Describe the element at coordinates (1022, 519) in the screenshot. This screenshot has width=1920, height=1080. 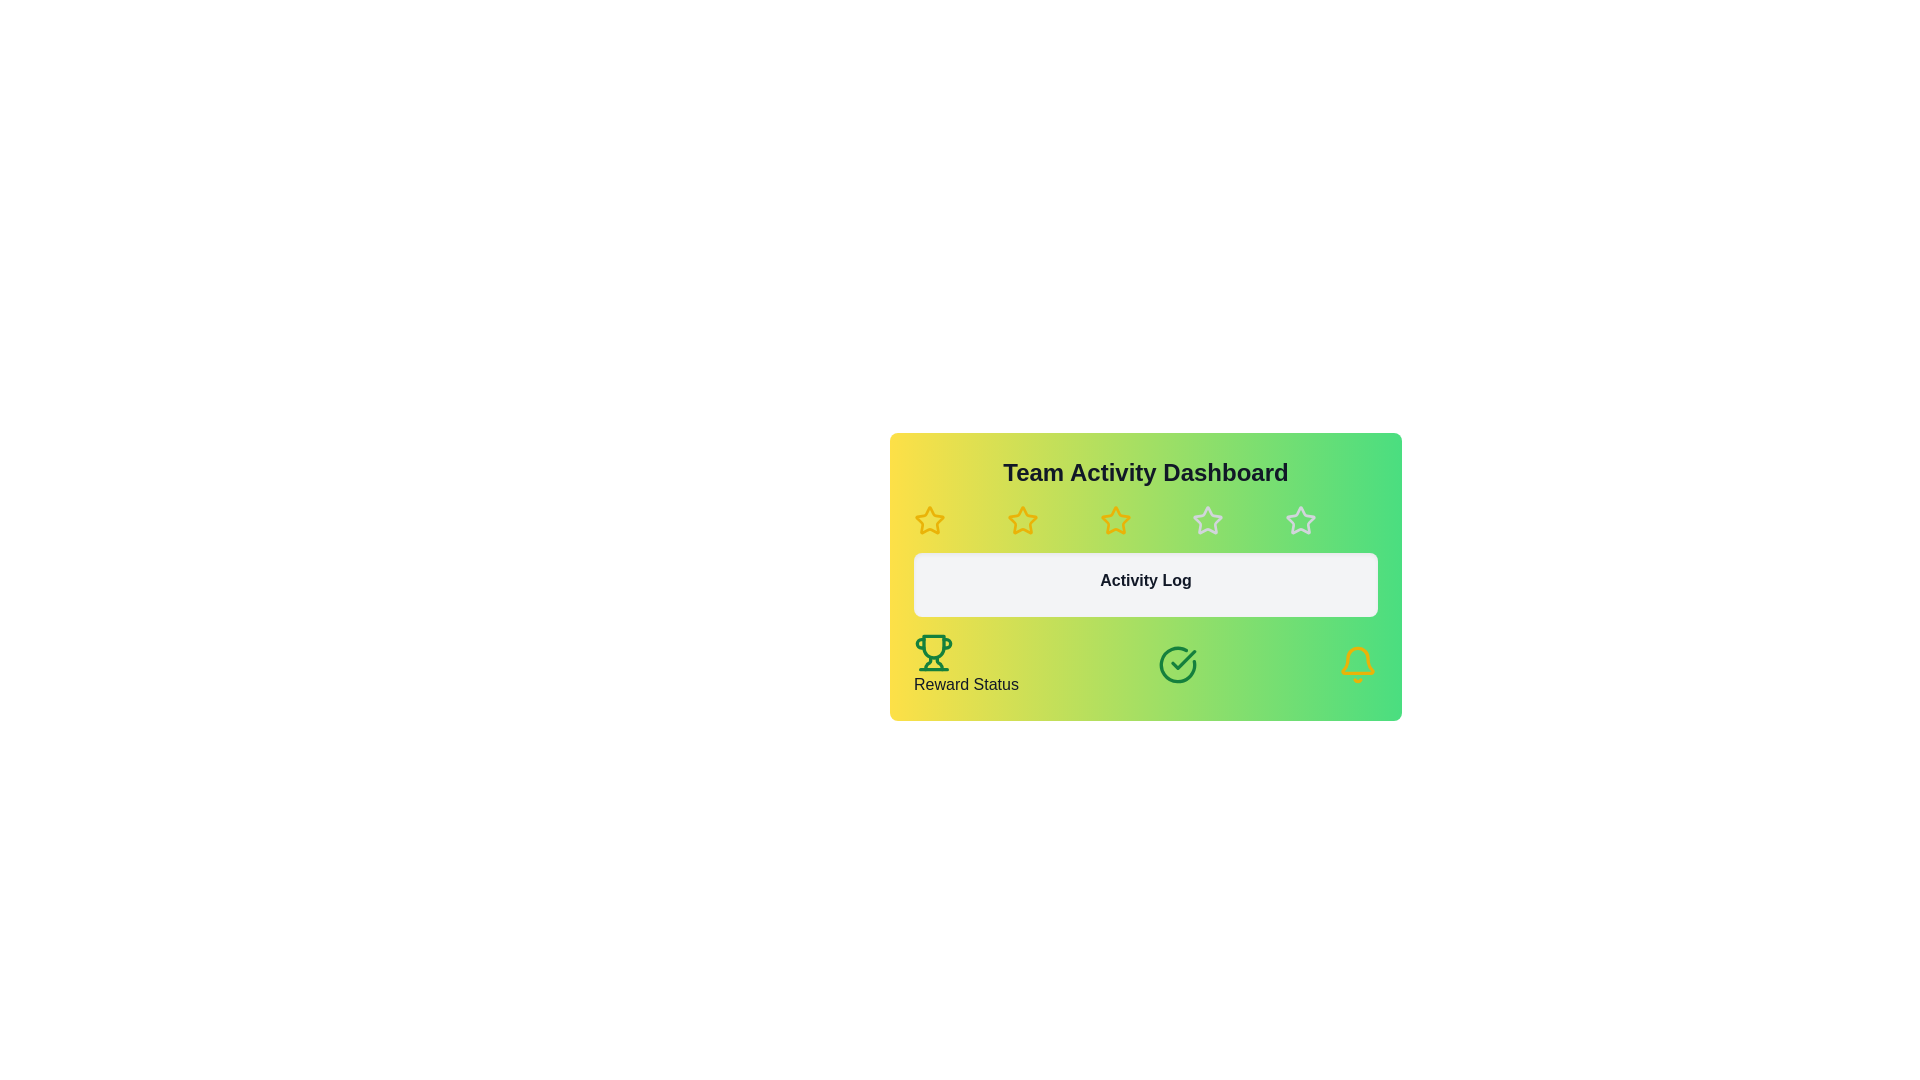
I see `the second star icon in the horizontal row of five stars on the 'Team Activity Dashboard'` at that location.